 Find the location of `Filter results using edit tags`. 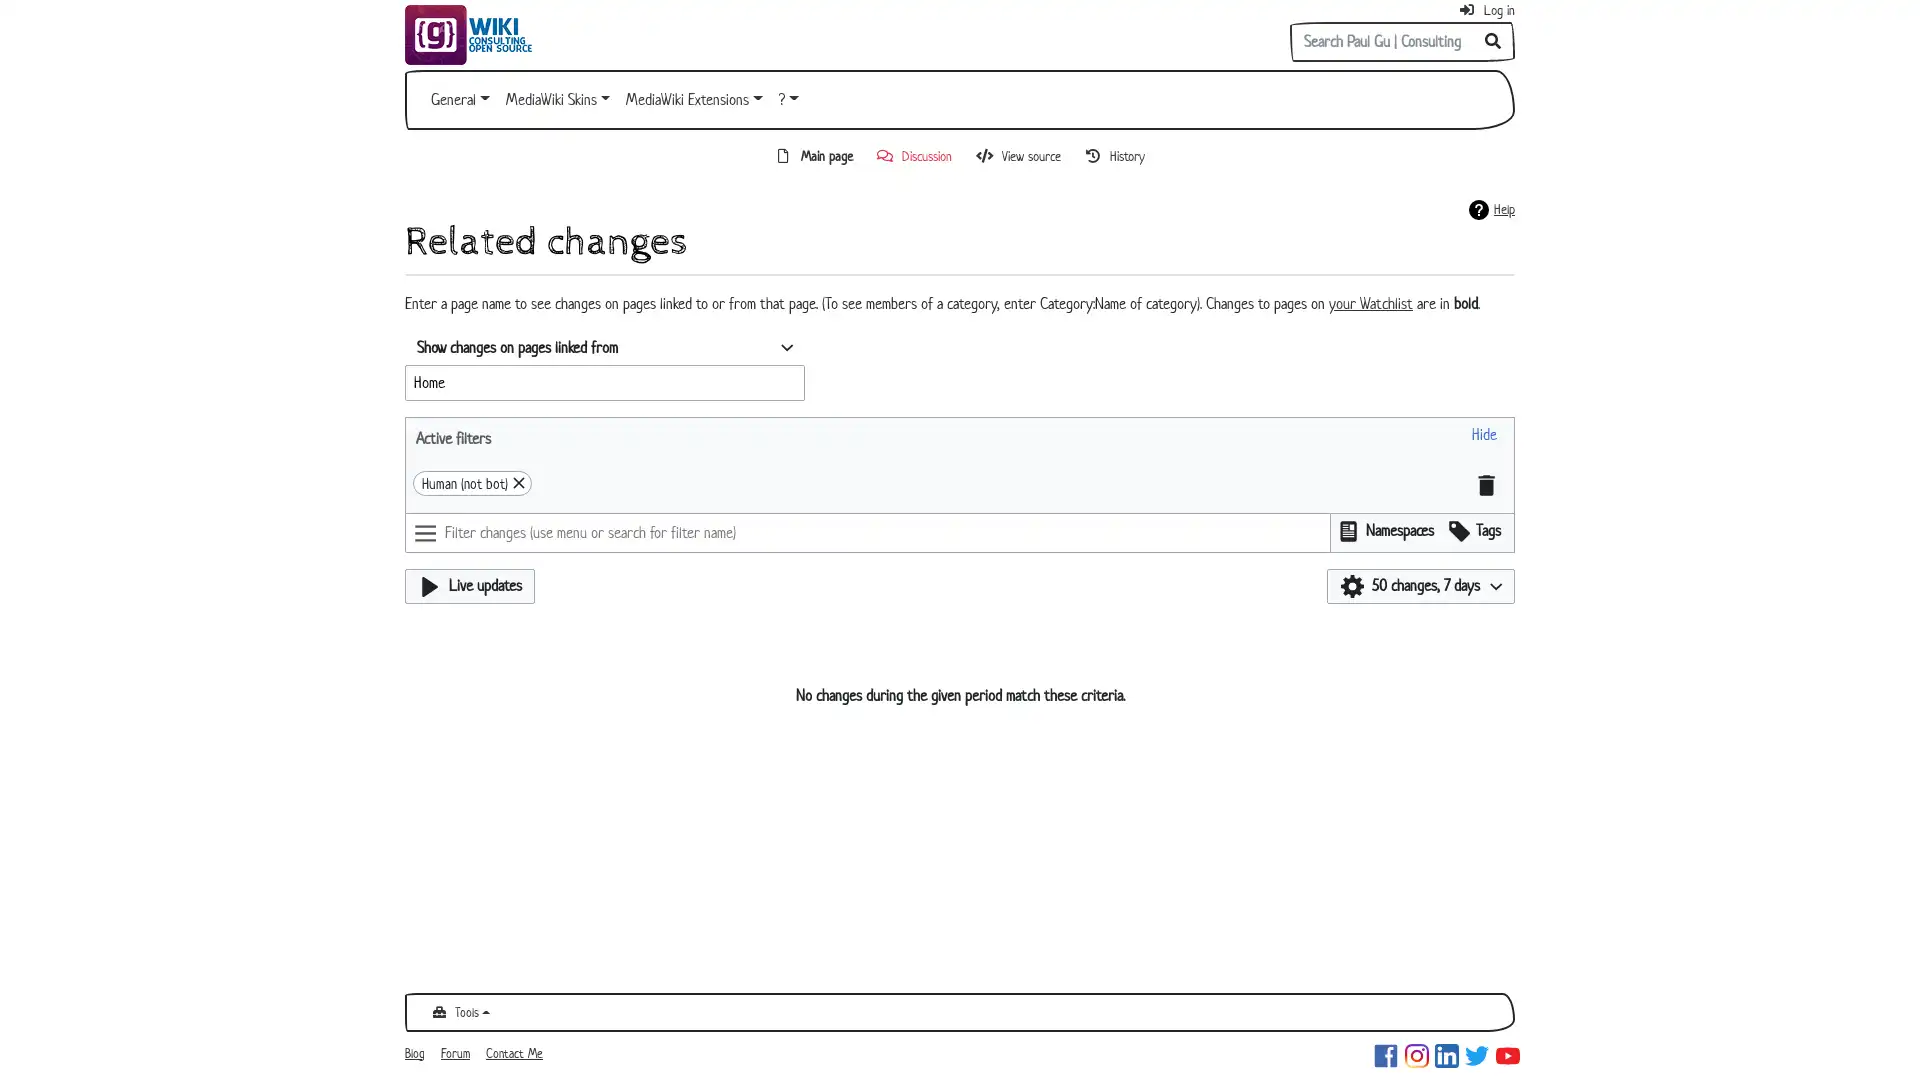

Filter results using edit tags is located at coordinates (1474, 530).